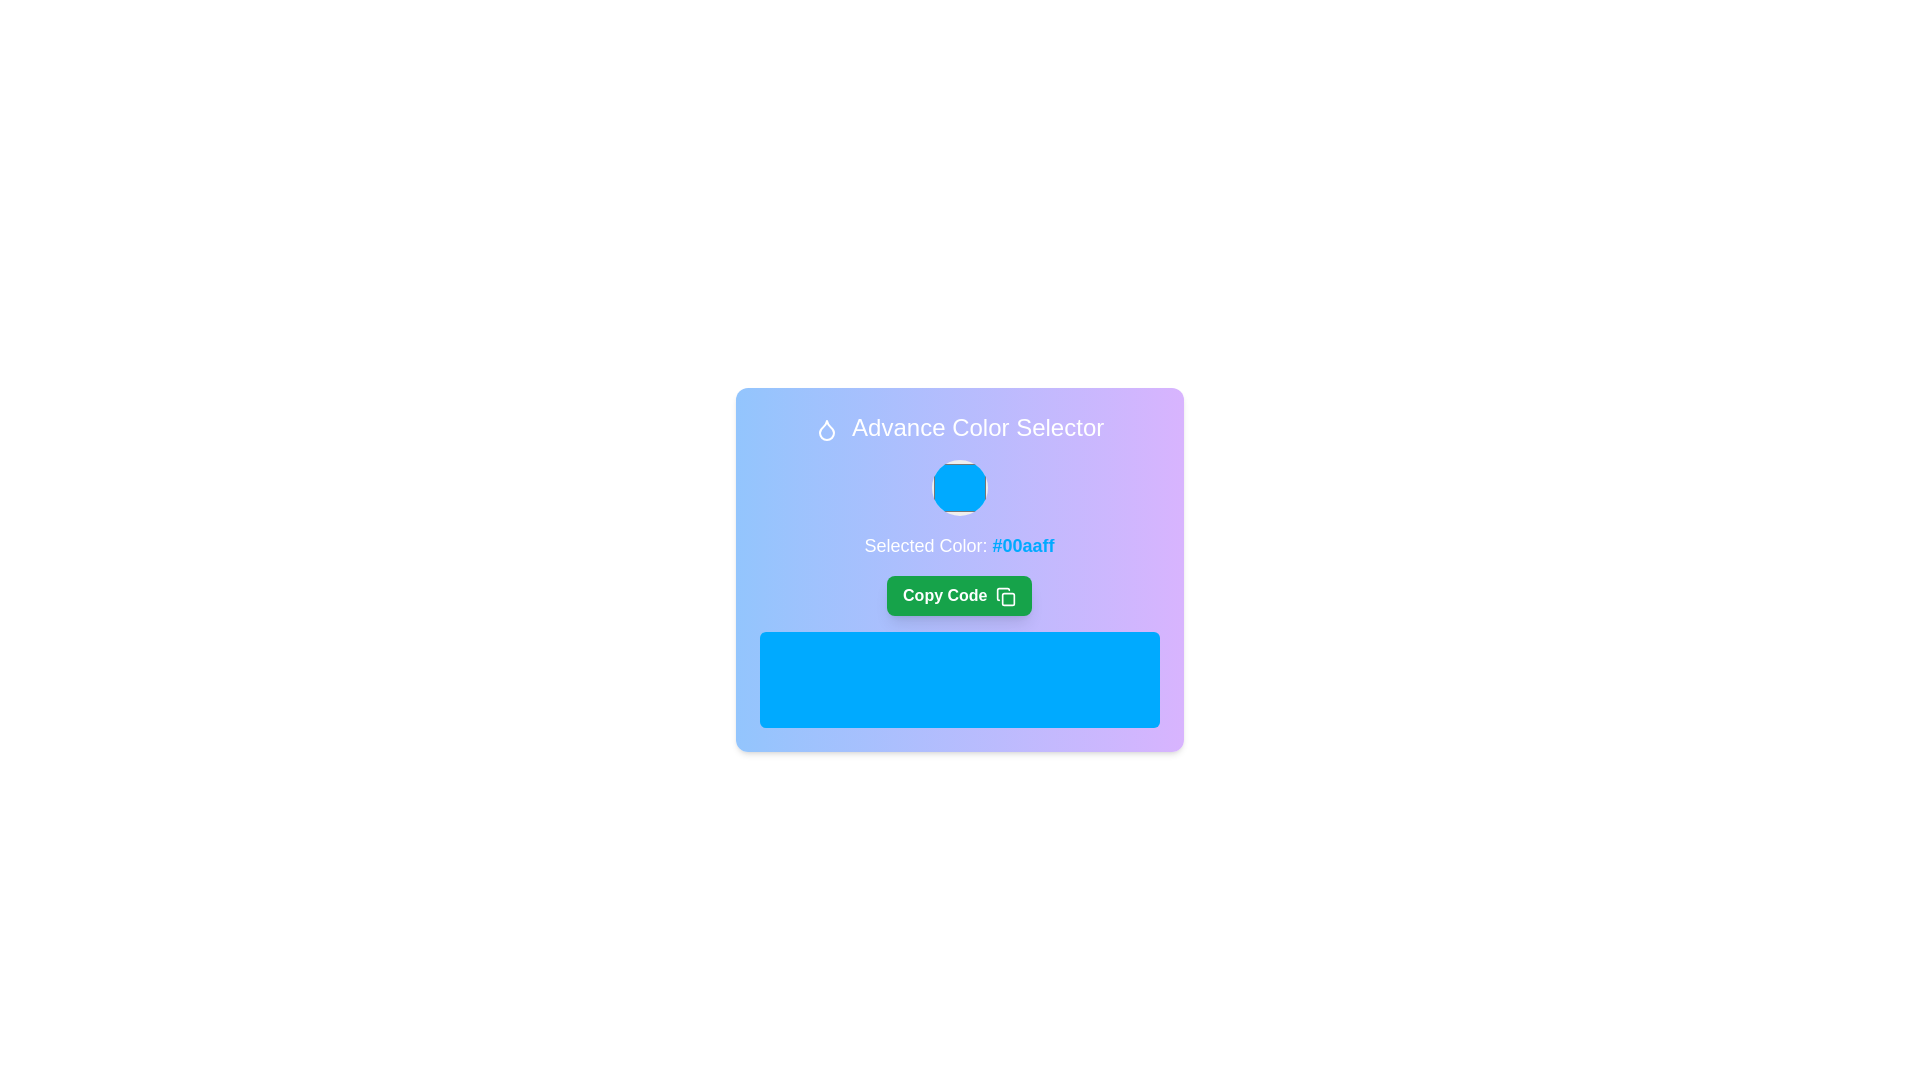 The height and width of the screenshot is (1080, 1920). What do you see at coordinates (1023, 546) in the screenshot?
I see `the text label that displays the currently selected color in hexadecimal format, which is part of the sentence 'Selected Color: ...' and shows the color code '#00aaff' in bold and blue` at bounding box center [1023, 546].